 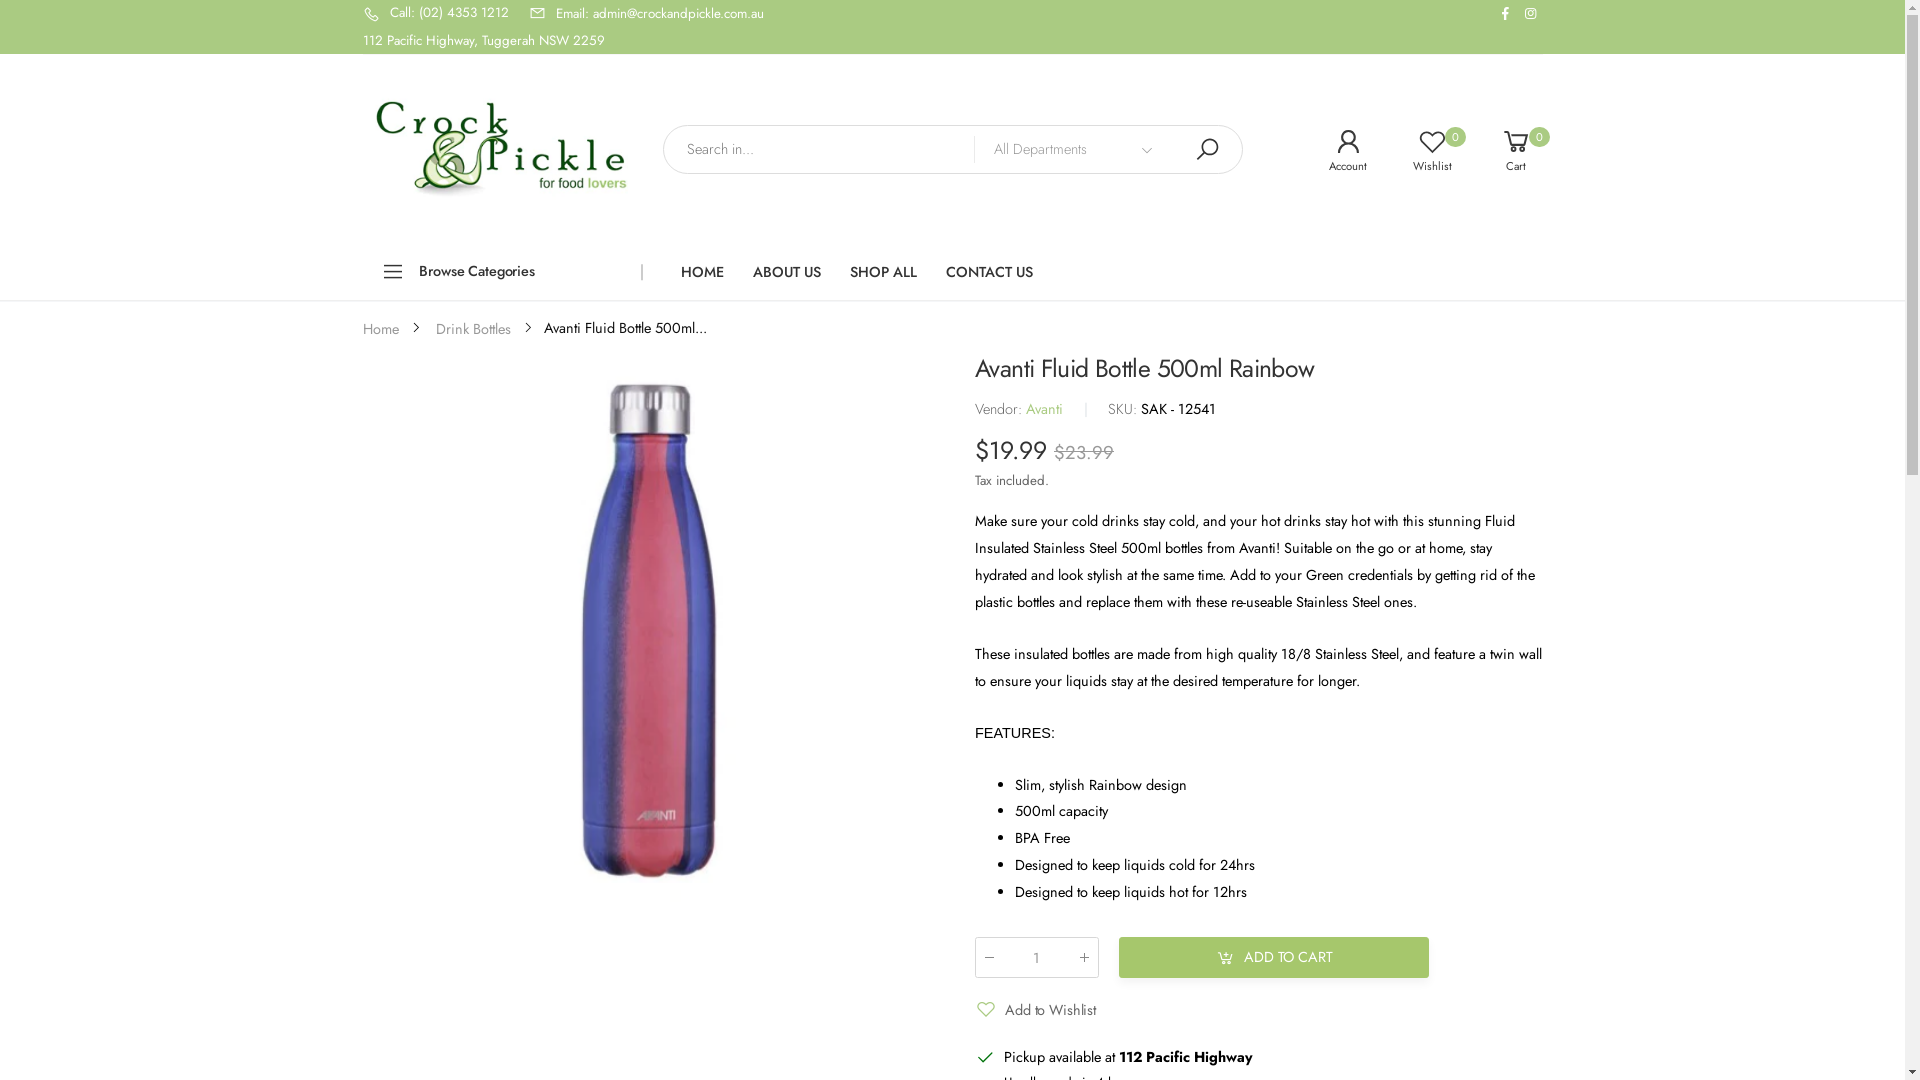 What do you see at coordinates (472, 326) in the screenshot?
I see `'Drink Bottles'` at bounding box center [472, 326].